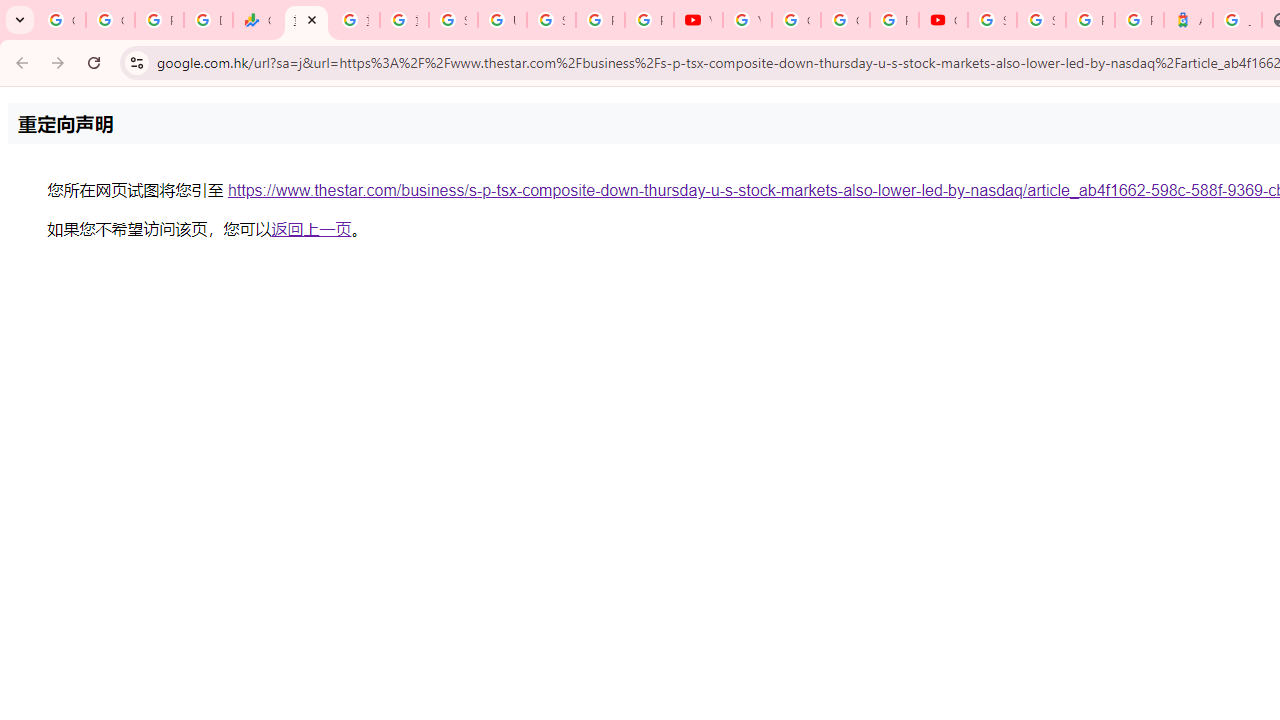  Describe the element at coordinates (1040, 20) in the screenshot. I see `'Sign in - Google Accounts'` at that location.